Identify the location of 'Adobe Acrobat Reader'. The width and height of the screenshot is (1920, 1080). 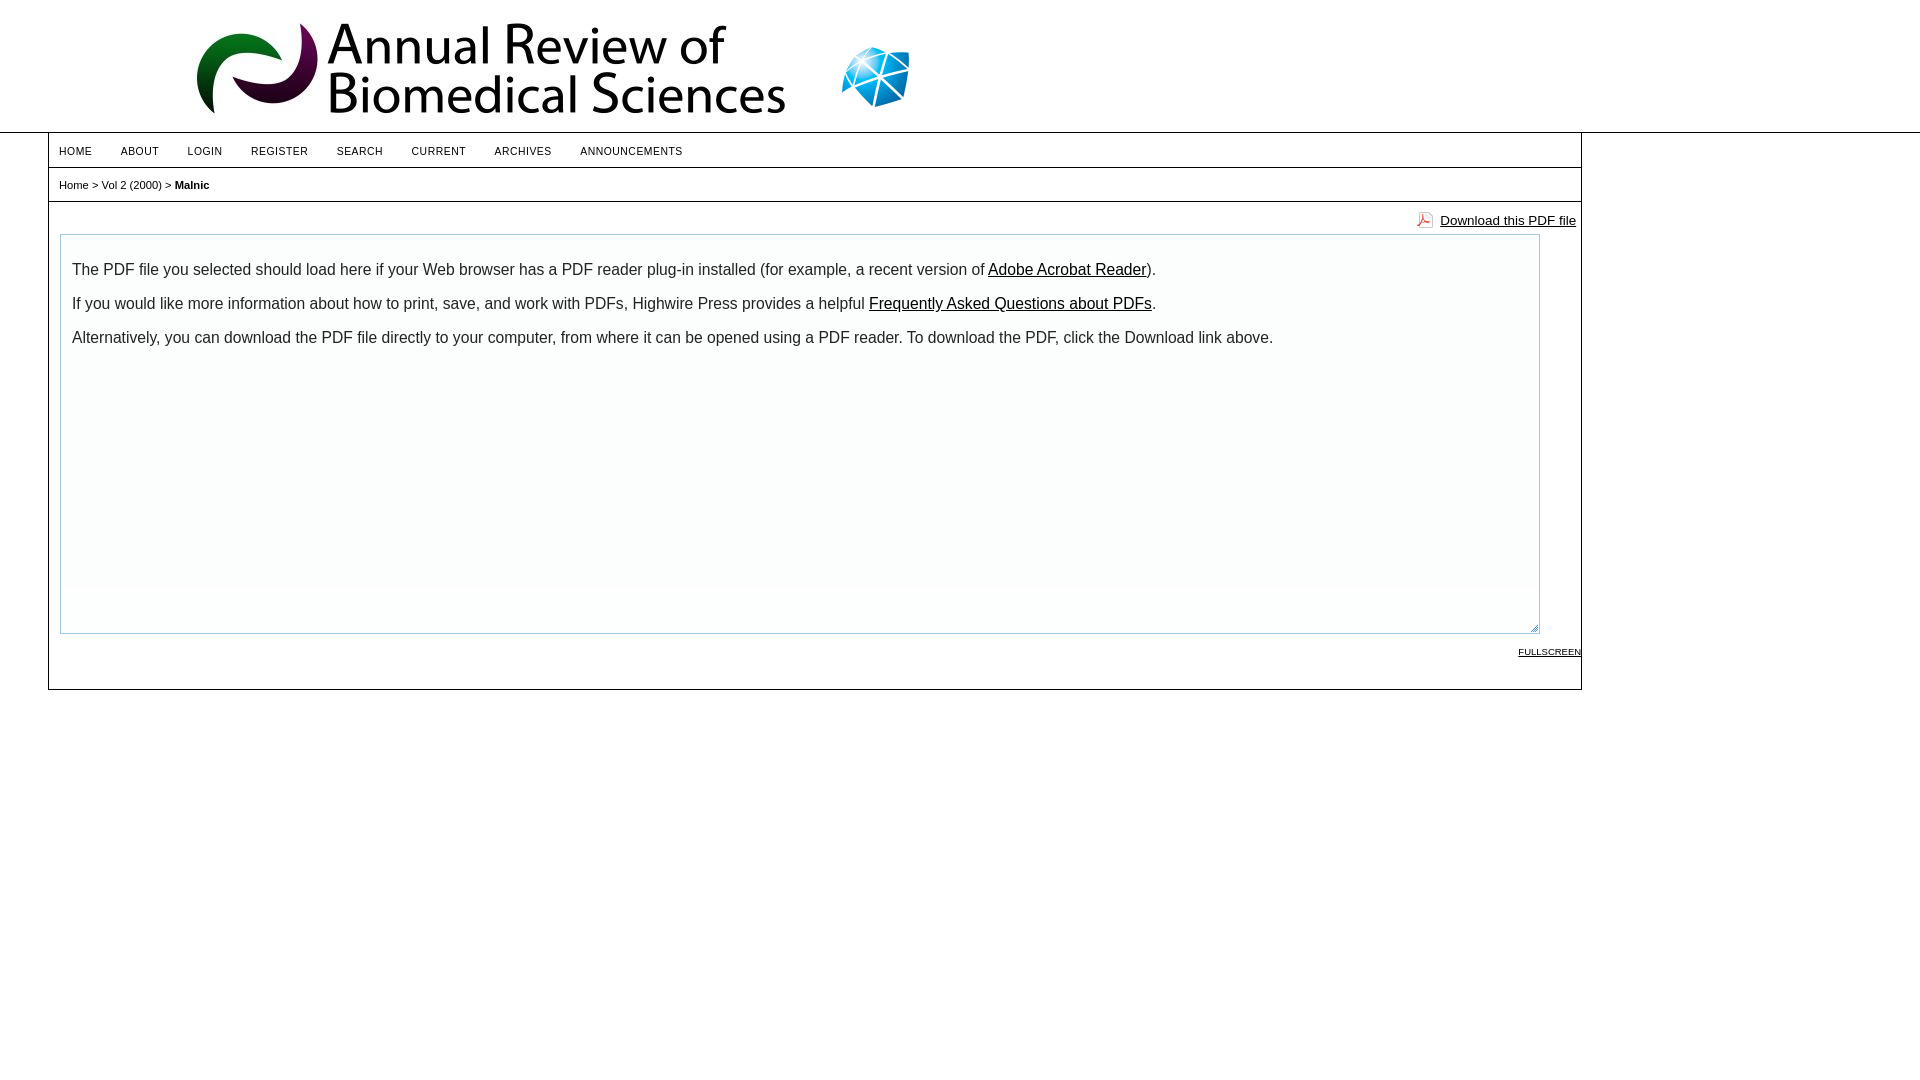
(1065, 268).